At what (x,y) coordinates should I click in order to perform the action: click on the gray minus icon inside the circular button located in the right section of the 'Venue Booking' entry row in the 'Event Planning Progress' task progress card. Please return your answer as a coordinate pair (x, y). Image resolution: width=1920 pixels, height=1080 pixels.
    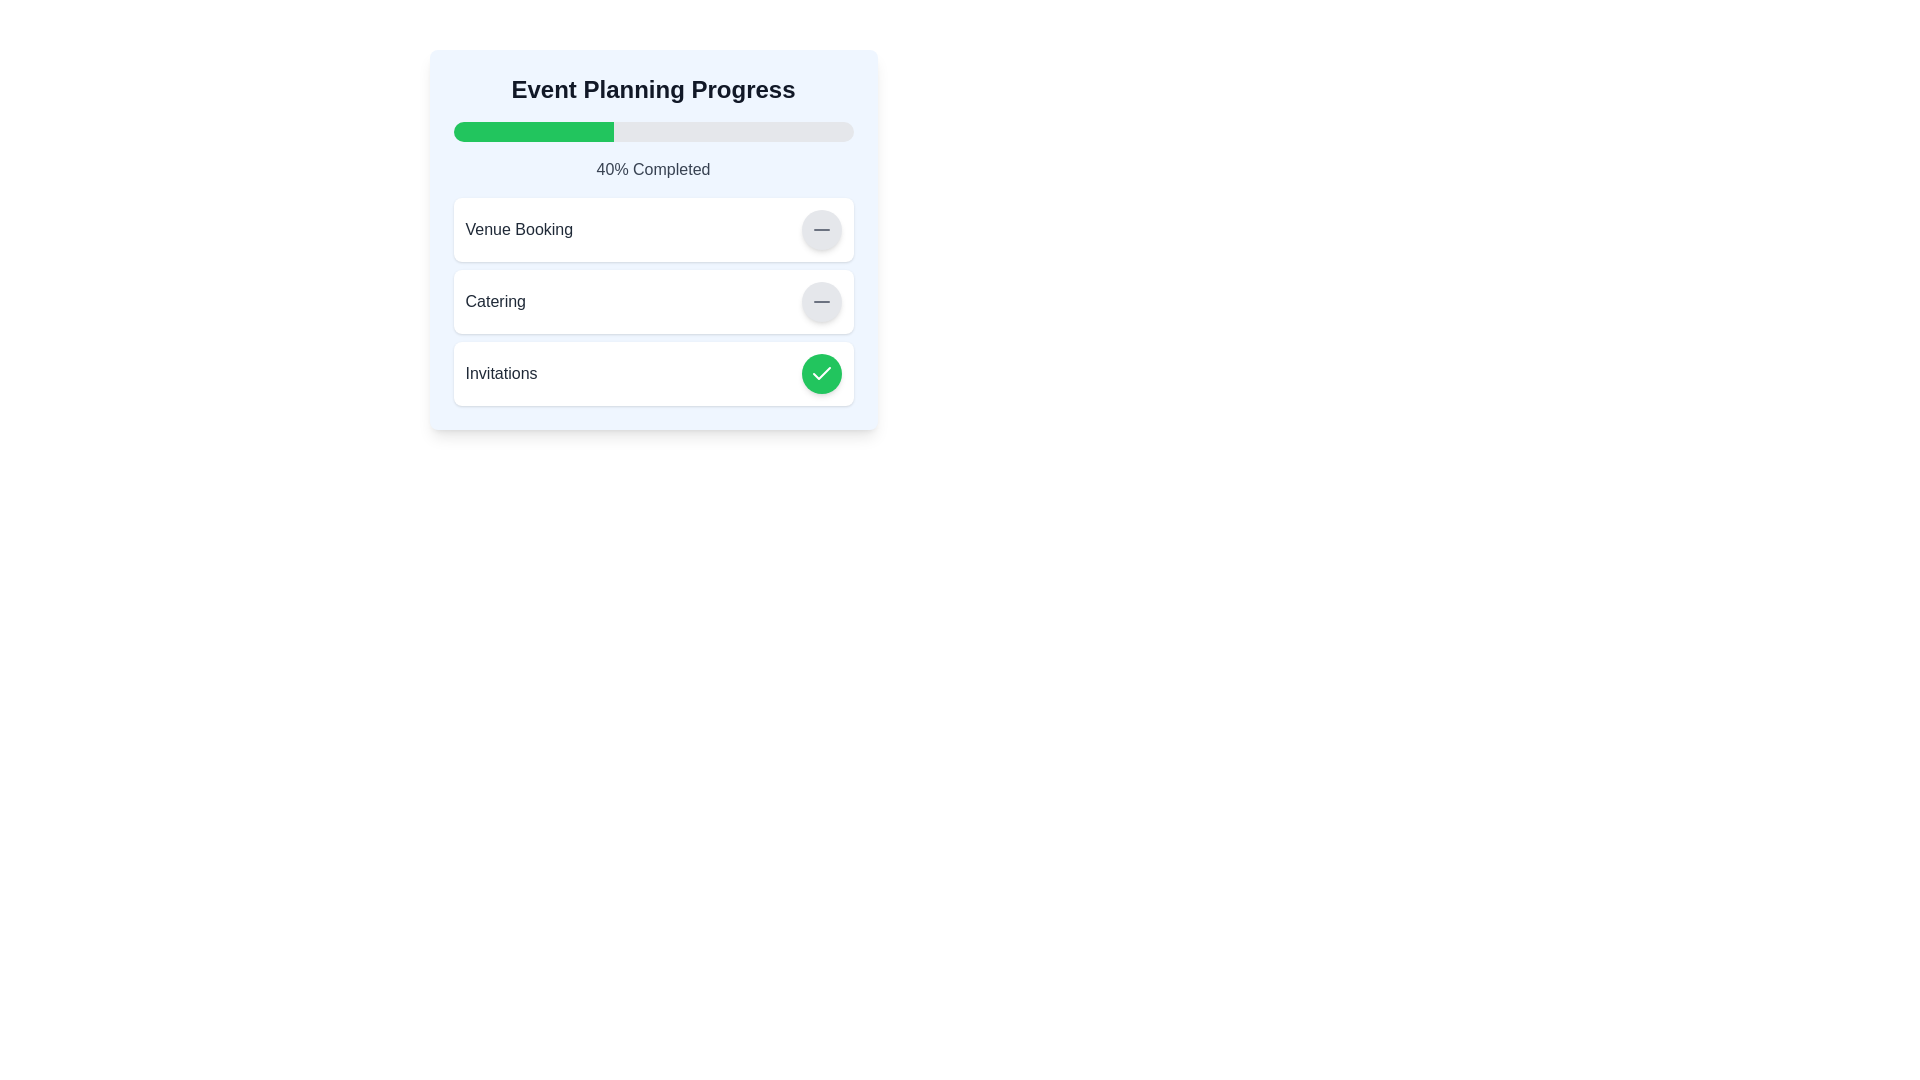
    Looking at the image, I should click on (821, 301).